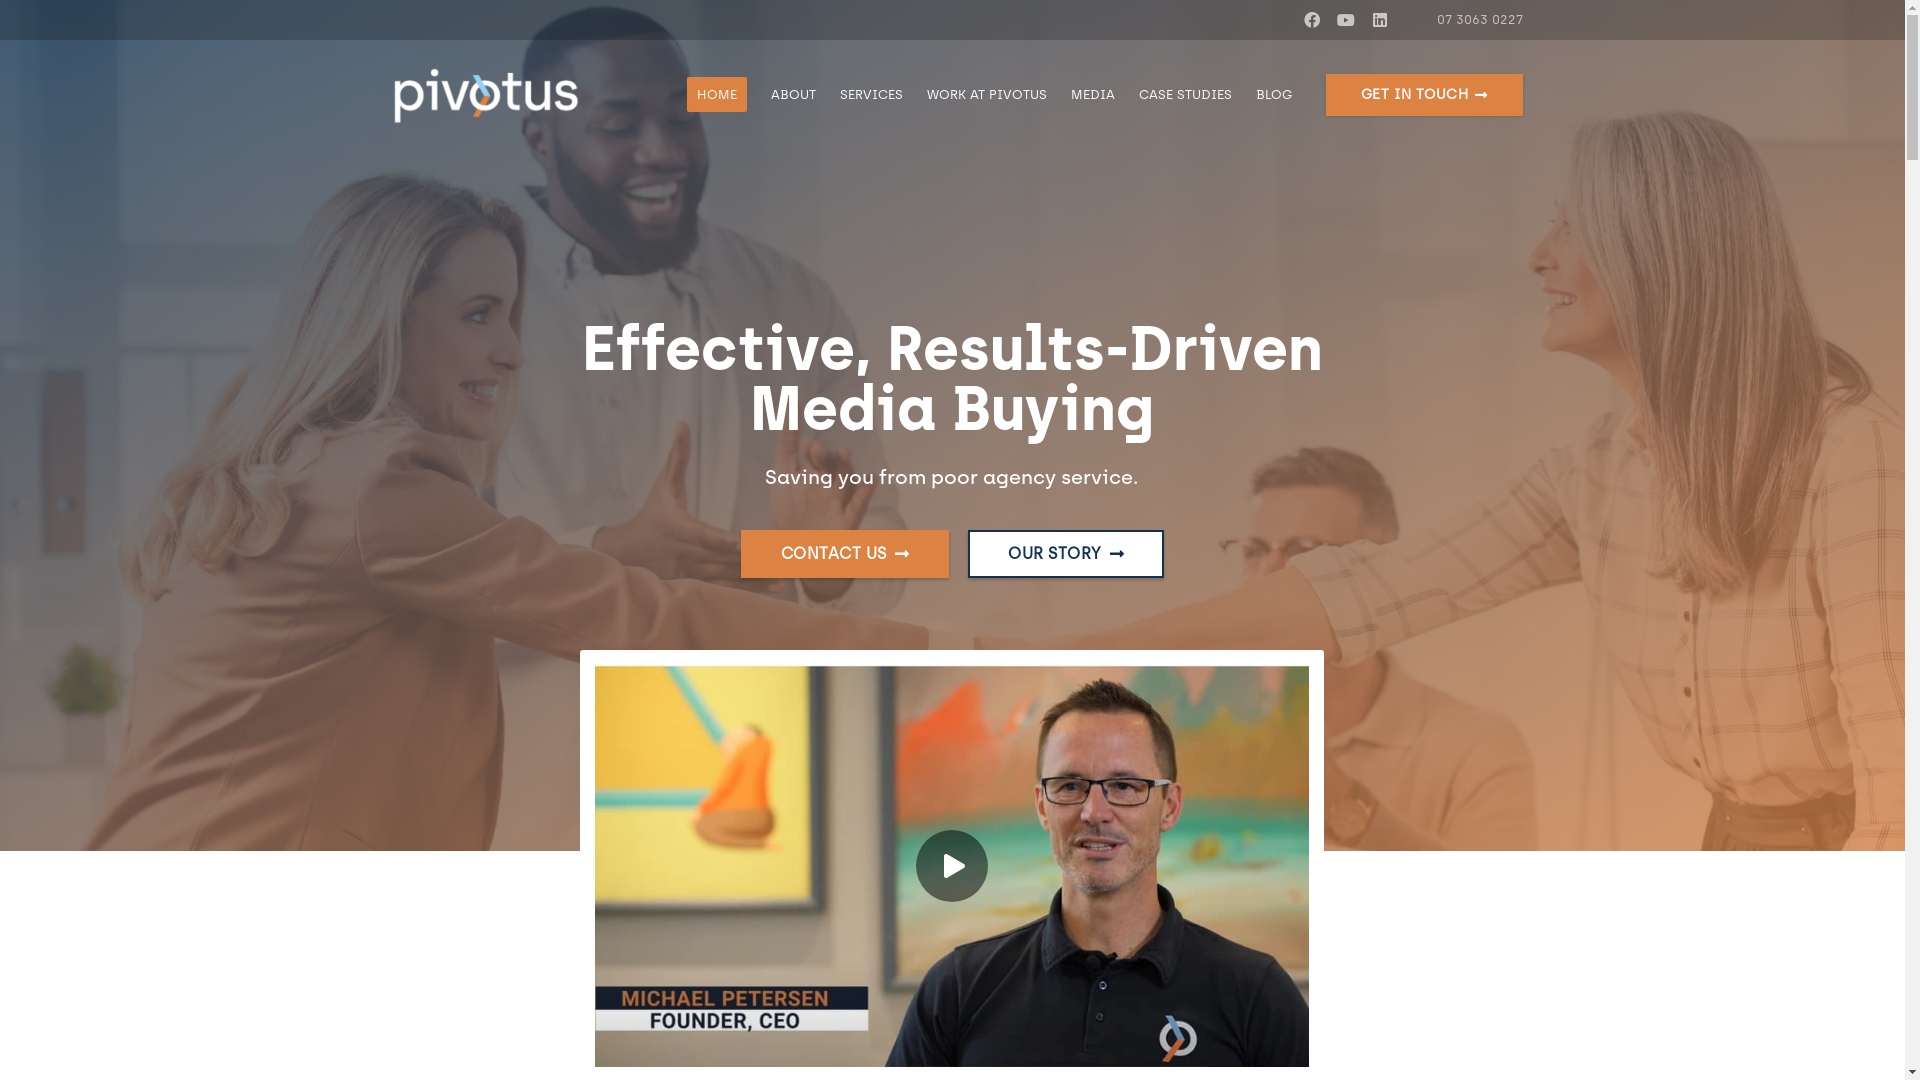 Image resolution: width=1920 pixels, height=1080 pixels. I want to click on 'LinkedIn', so click(1362, 19).